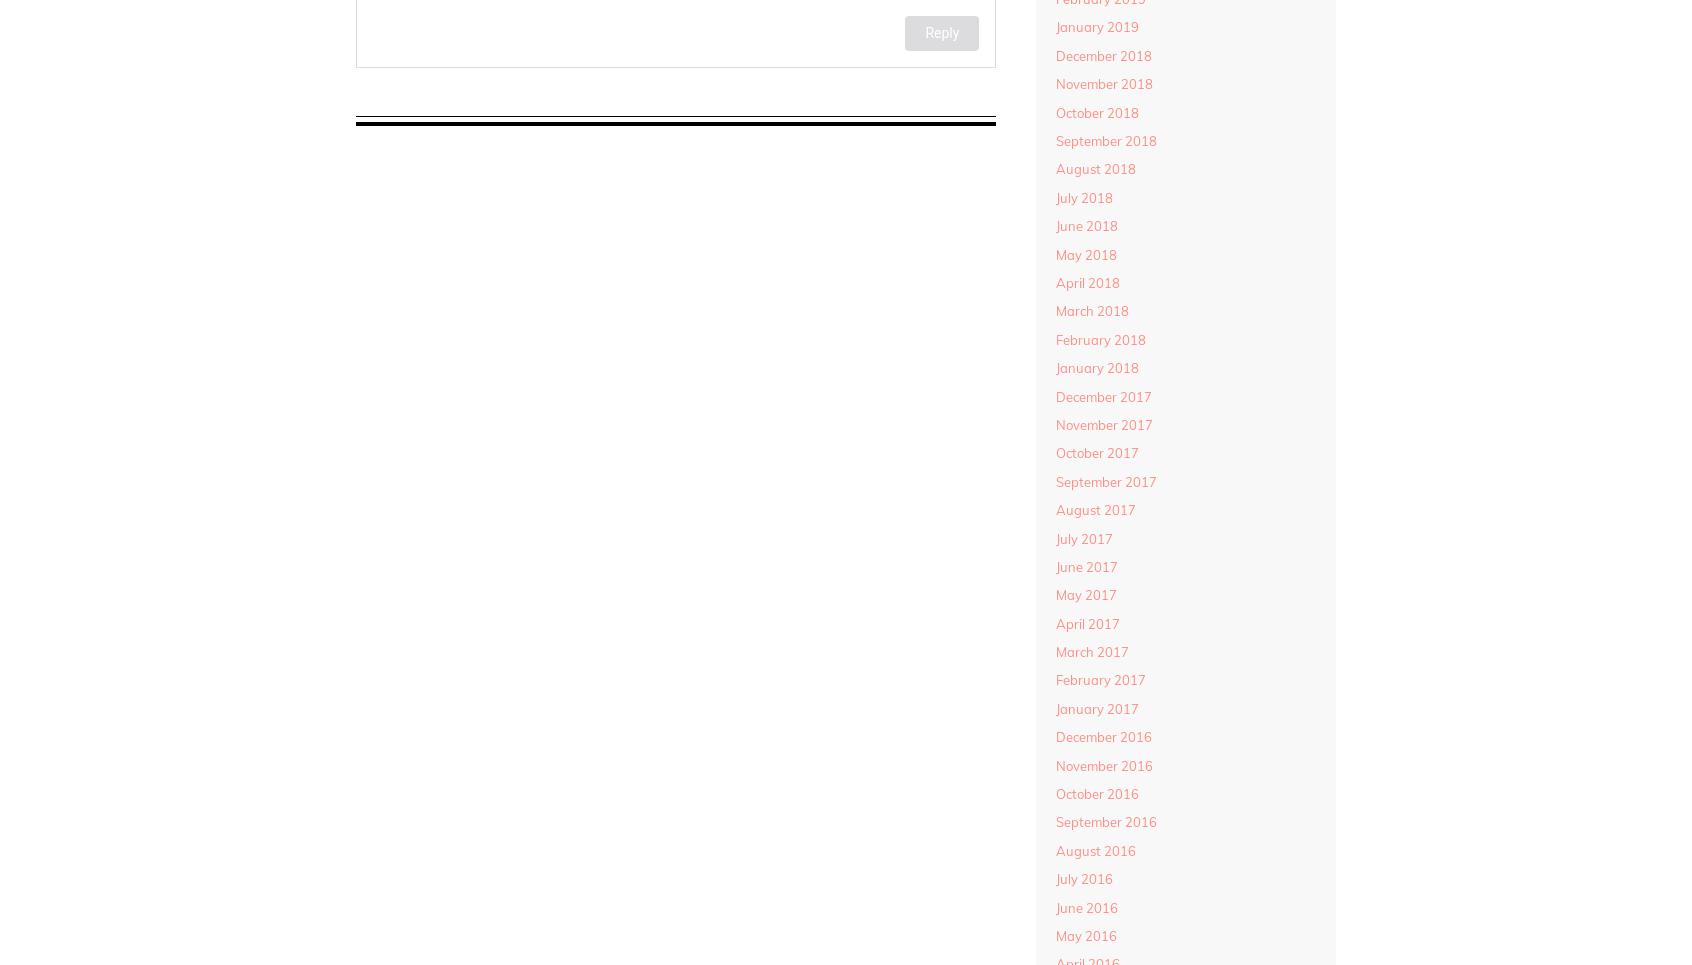  What do you see at coordinates (1096, 794) in the screenshot?
I see `'October 2016'` at bounding box center [1096, 794].